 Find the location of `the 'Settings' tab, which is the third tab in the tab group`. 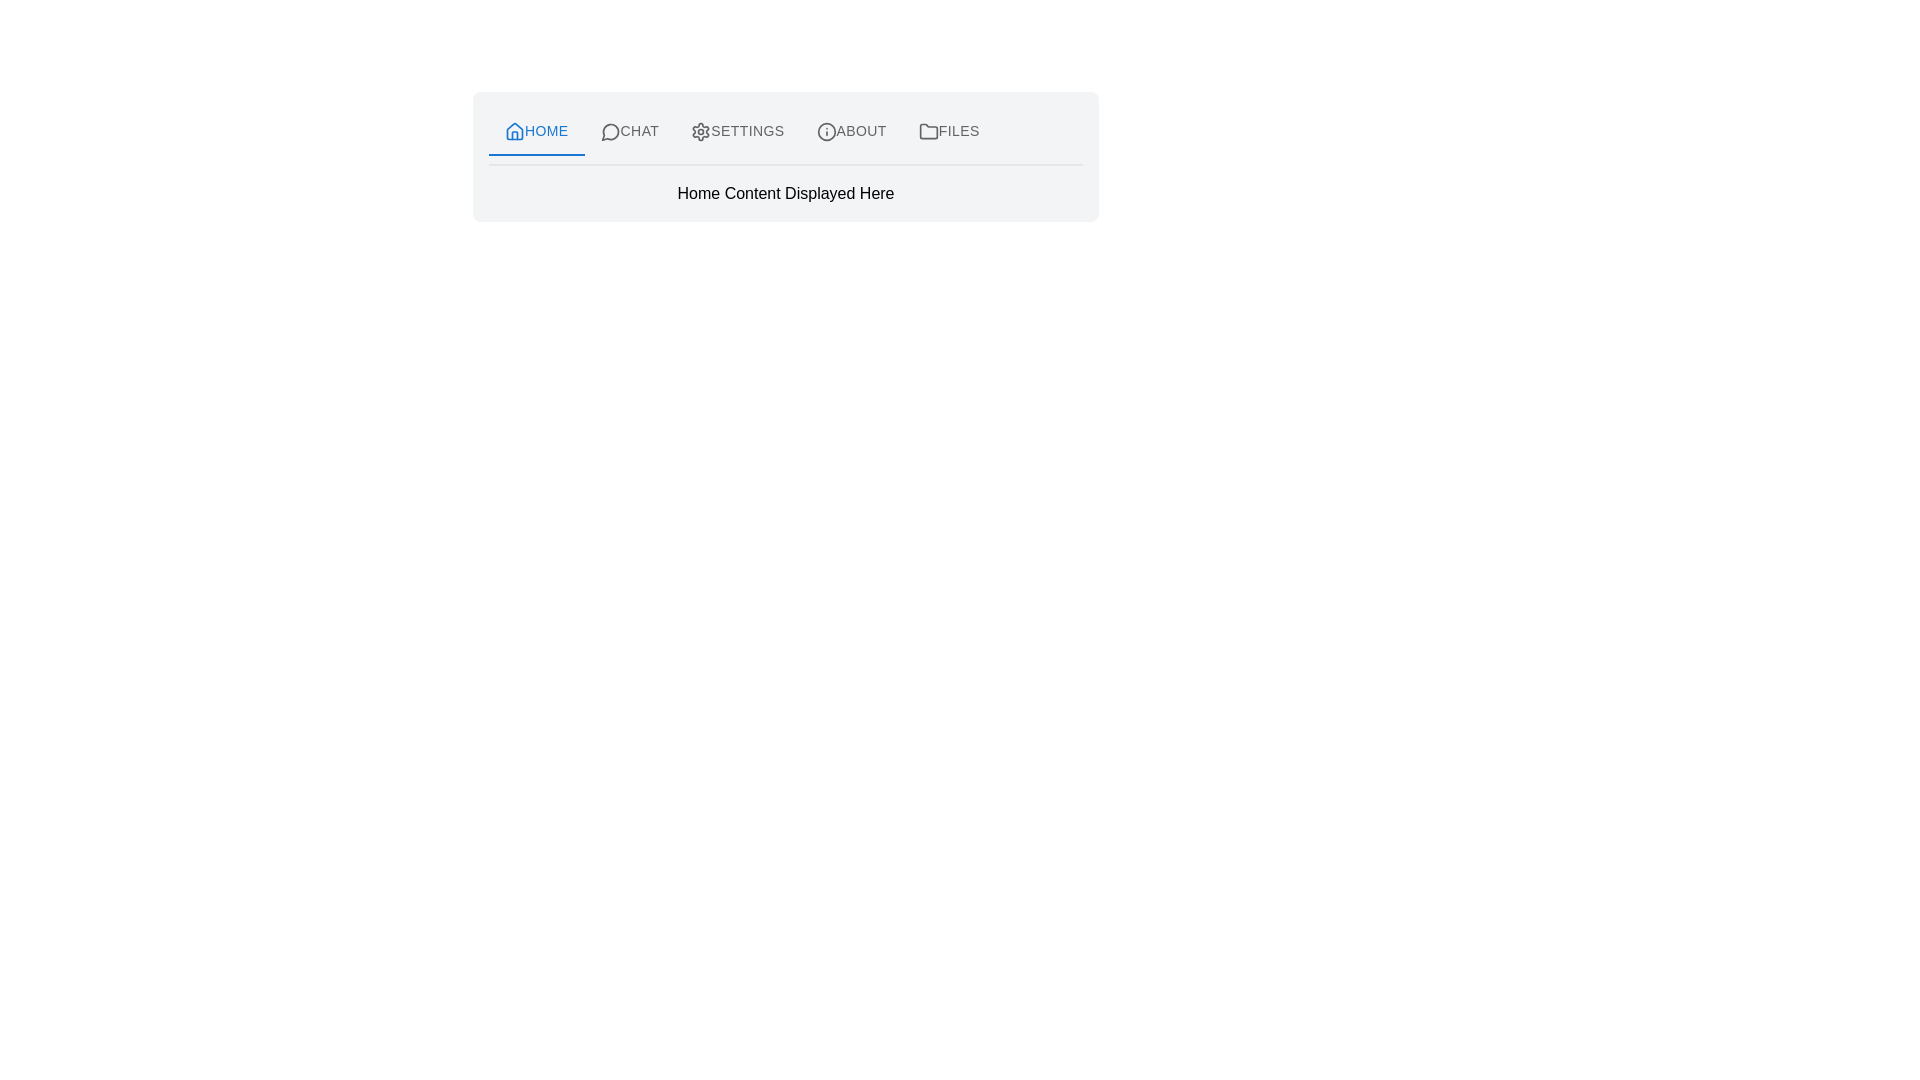

the 'Settings' tab, which is the third tab in the tab group is located at coordinates (736, 131).